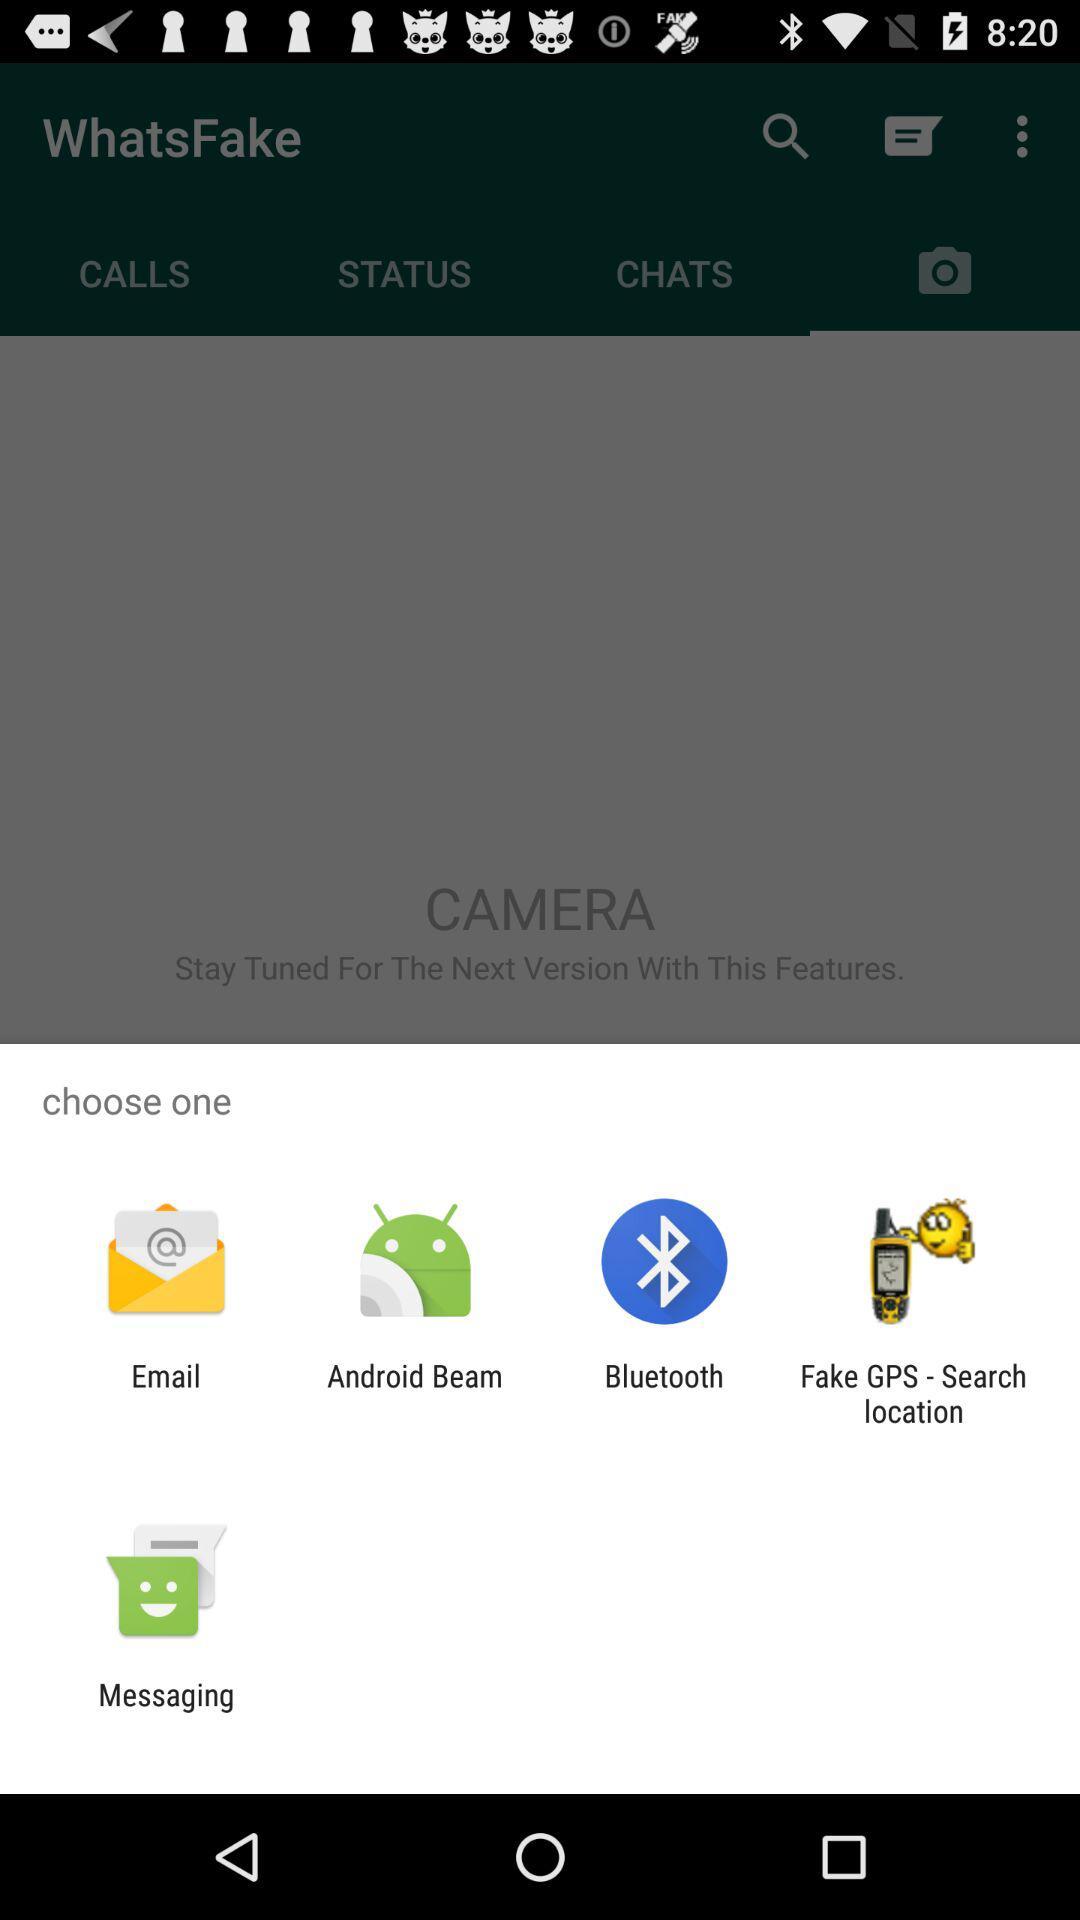  I want to click on the item next to android beam icon, so click(664, 1392).